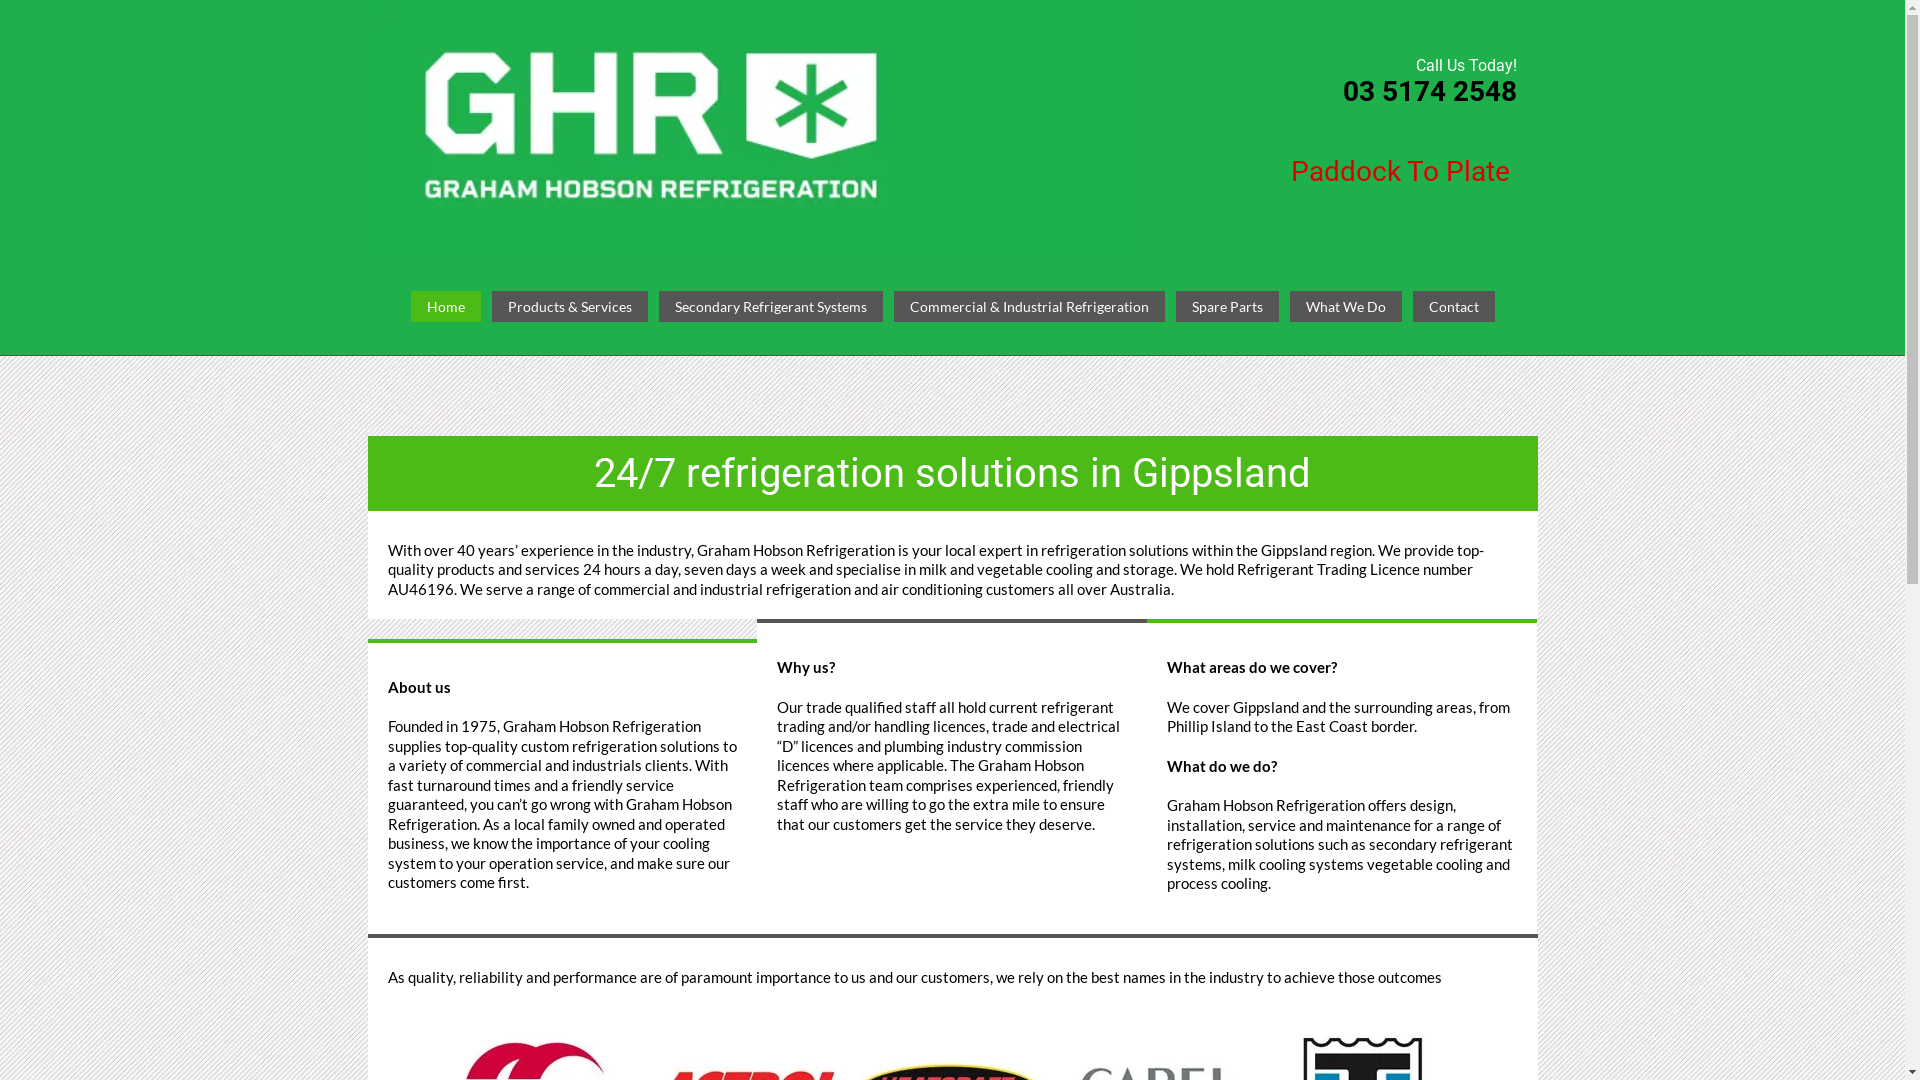 The width and height of the screenshot is (1920, 1080). I want to click on 'Commercial & Industrial Refrigeration', so click(1029, 307).